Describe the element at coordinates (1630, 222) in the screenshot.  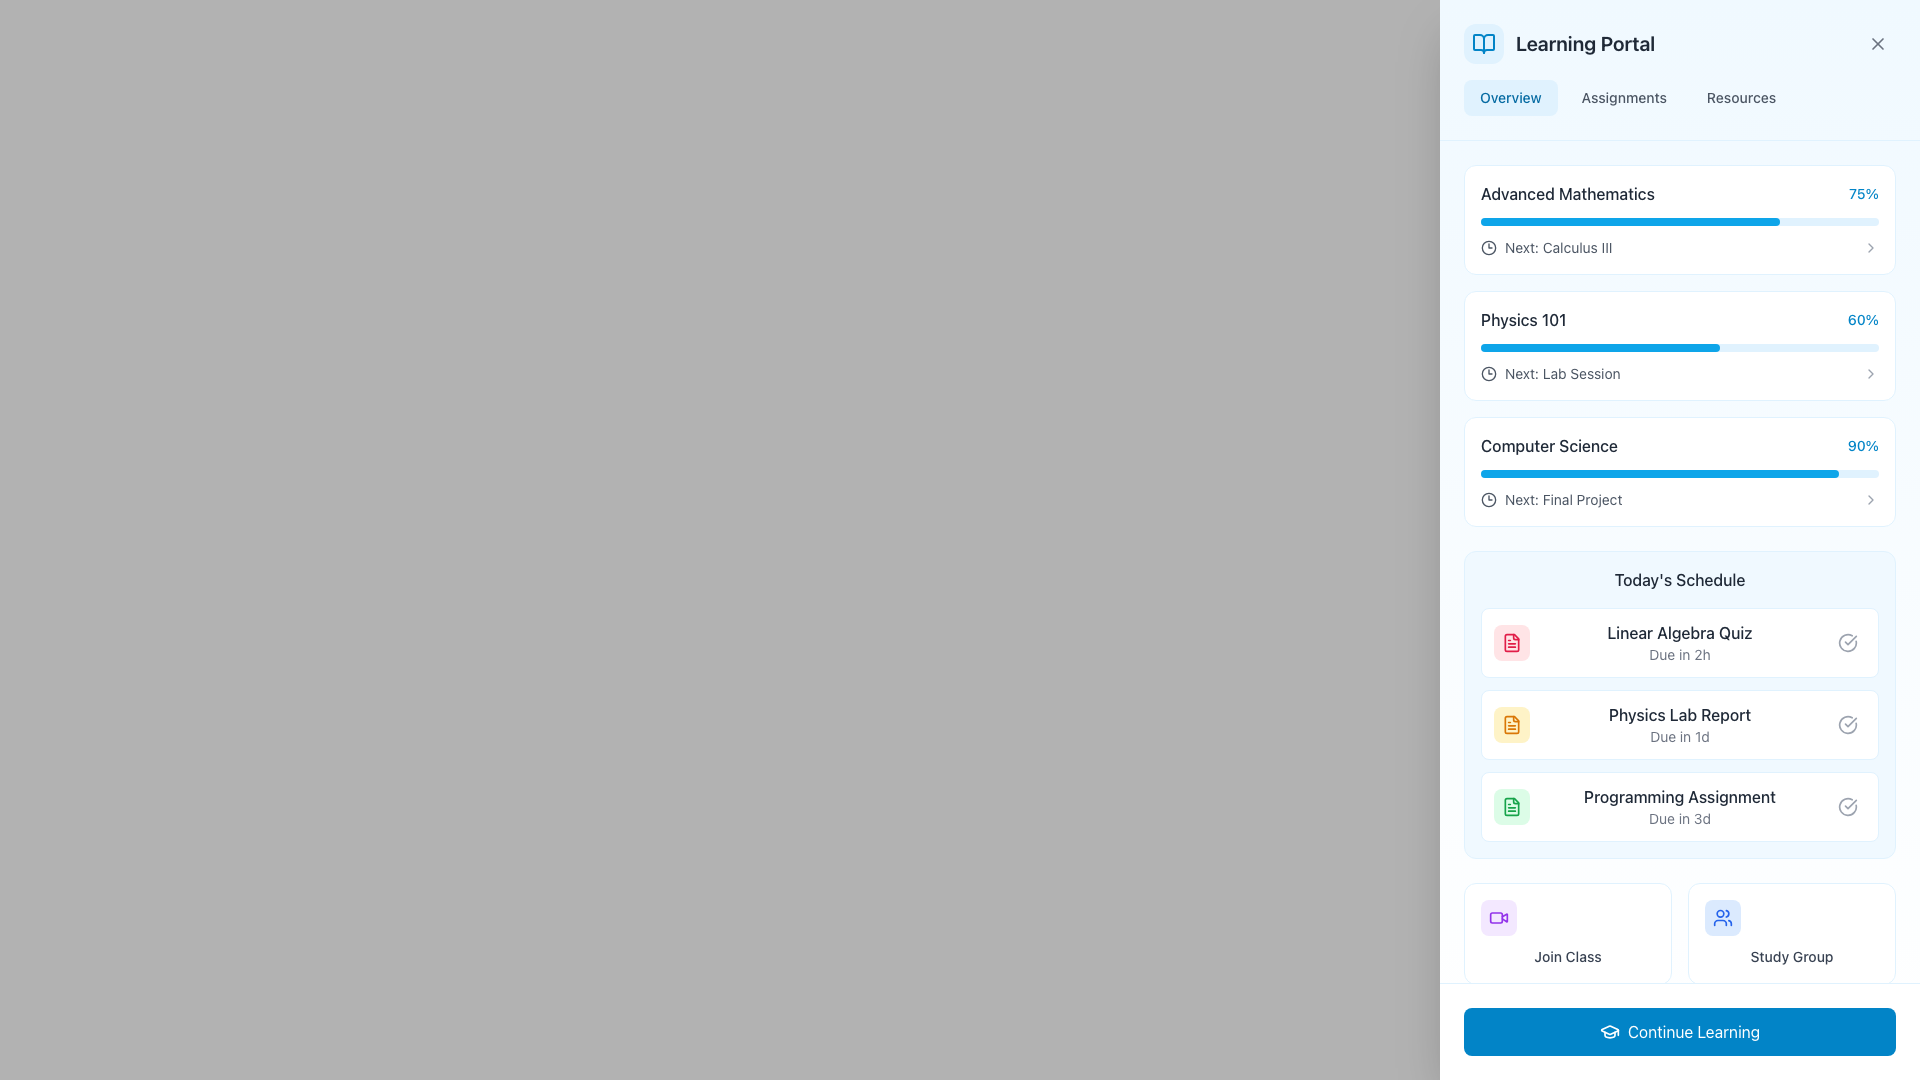
I see `progress percentage displayed next to the light blue progress bar indicating 75% progress, located in the 'Advanced Mathematics' section of the card` at that location.